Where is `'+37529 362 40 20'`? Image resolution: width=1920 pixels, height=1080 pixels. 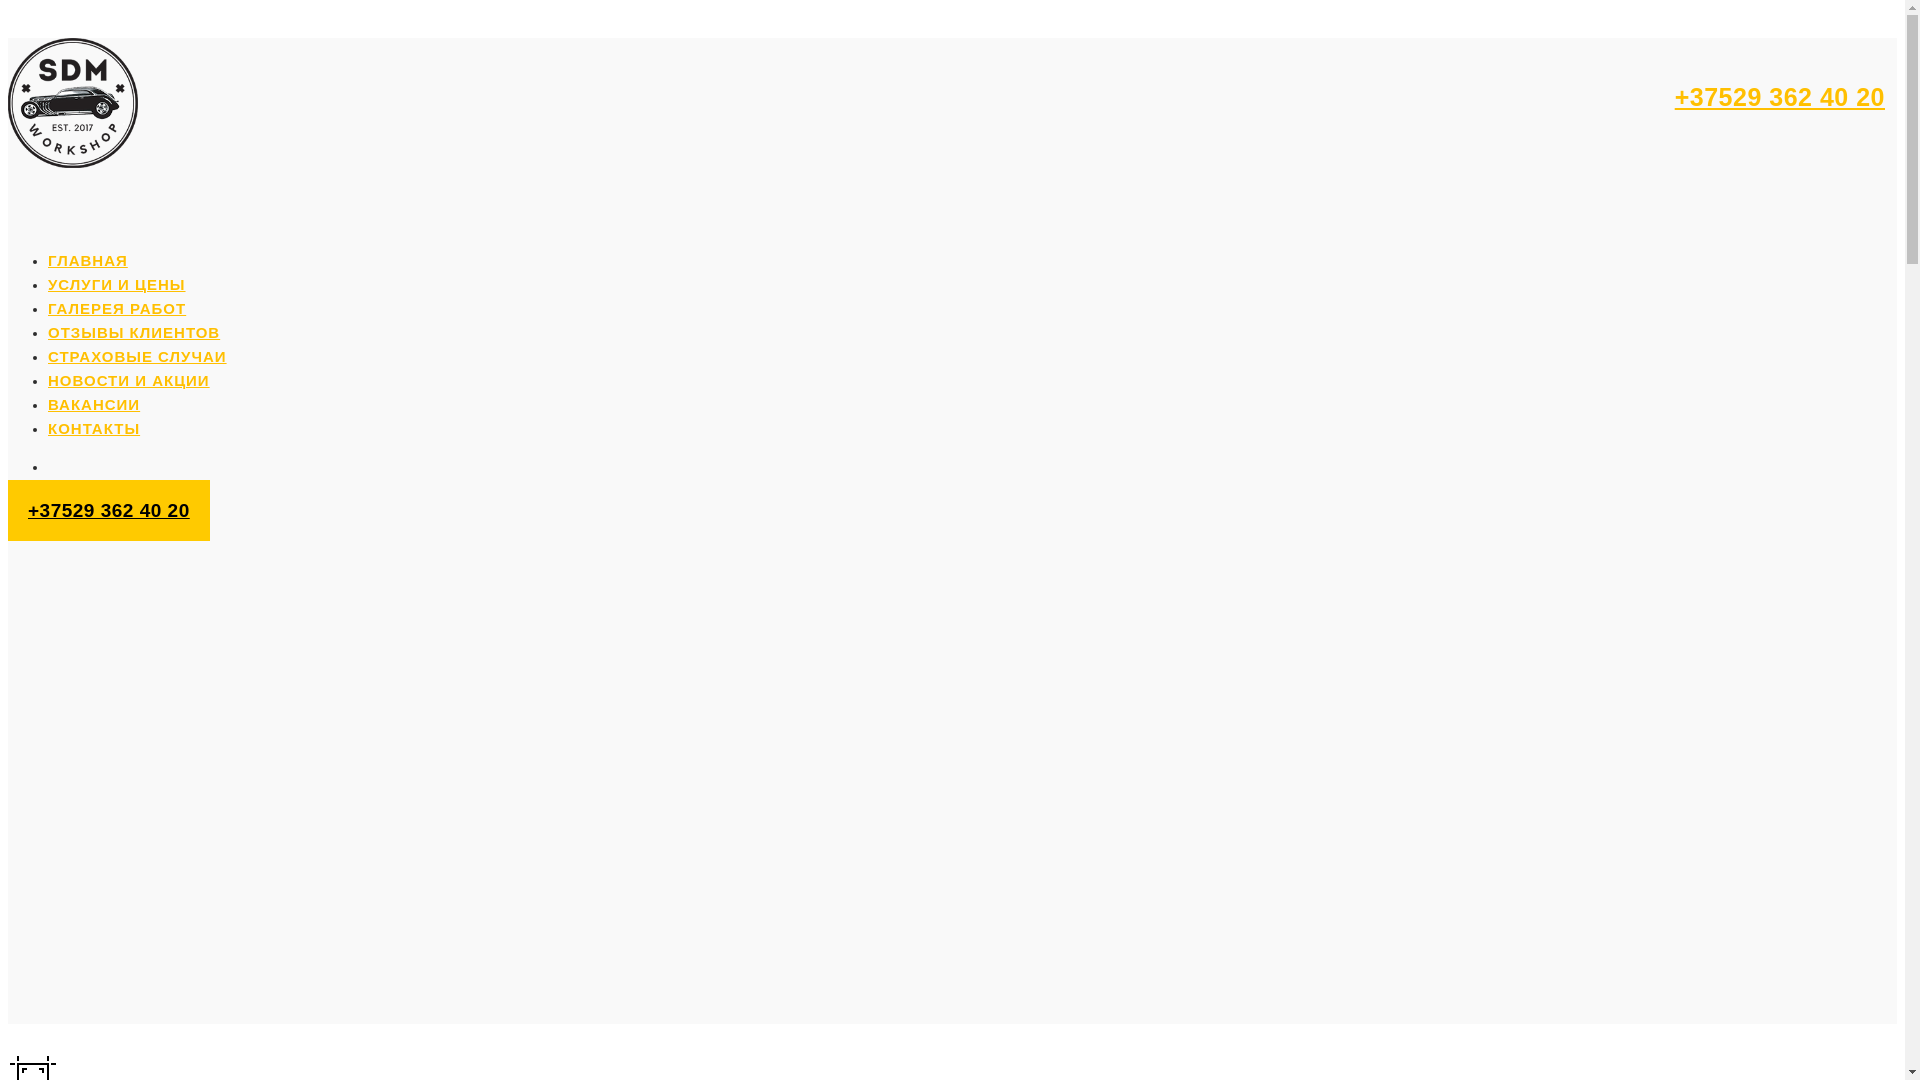
'+37529 362 40 20' is located at coordinates (1780, 96).